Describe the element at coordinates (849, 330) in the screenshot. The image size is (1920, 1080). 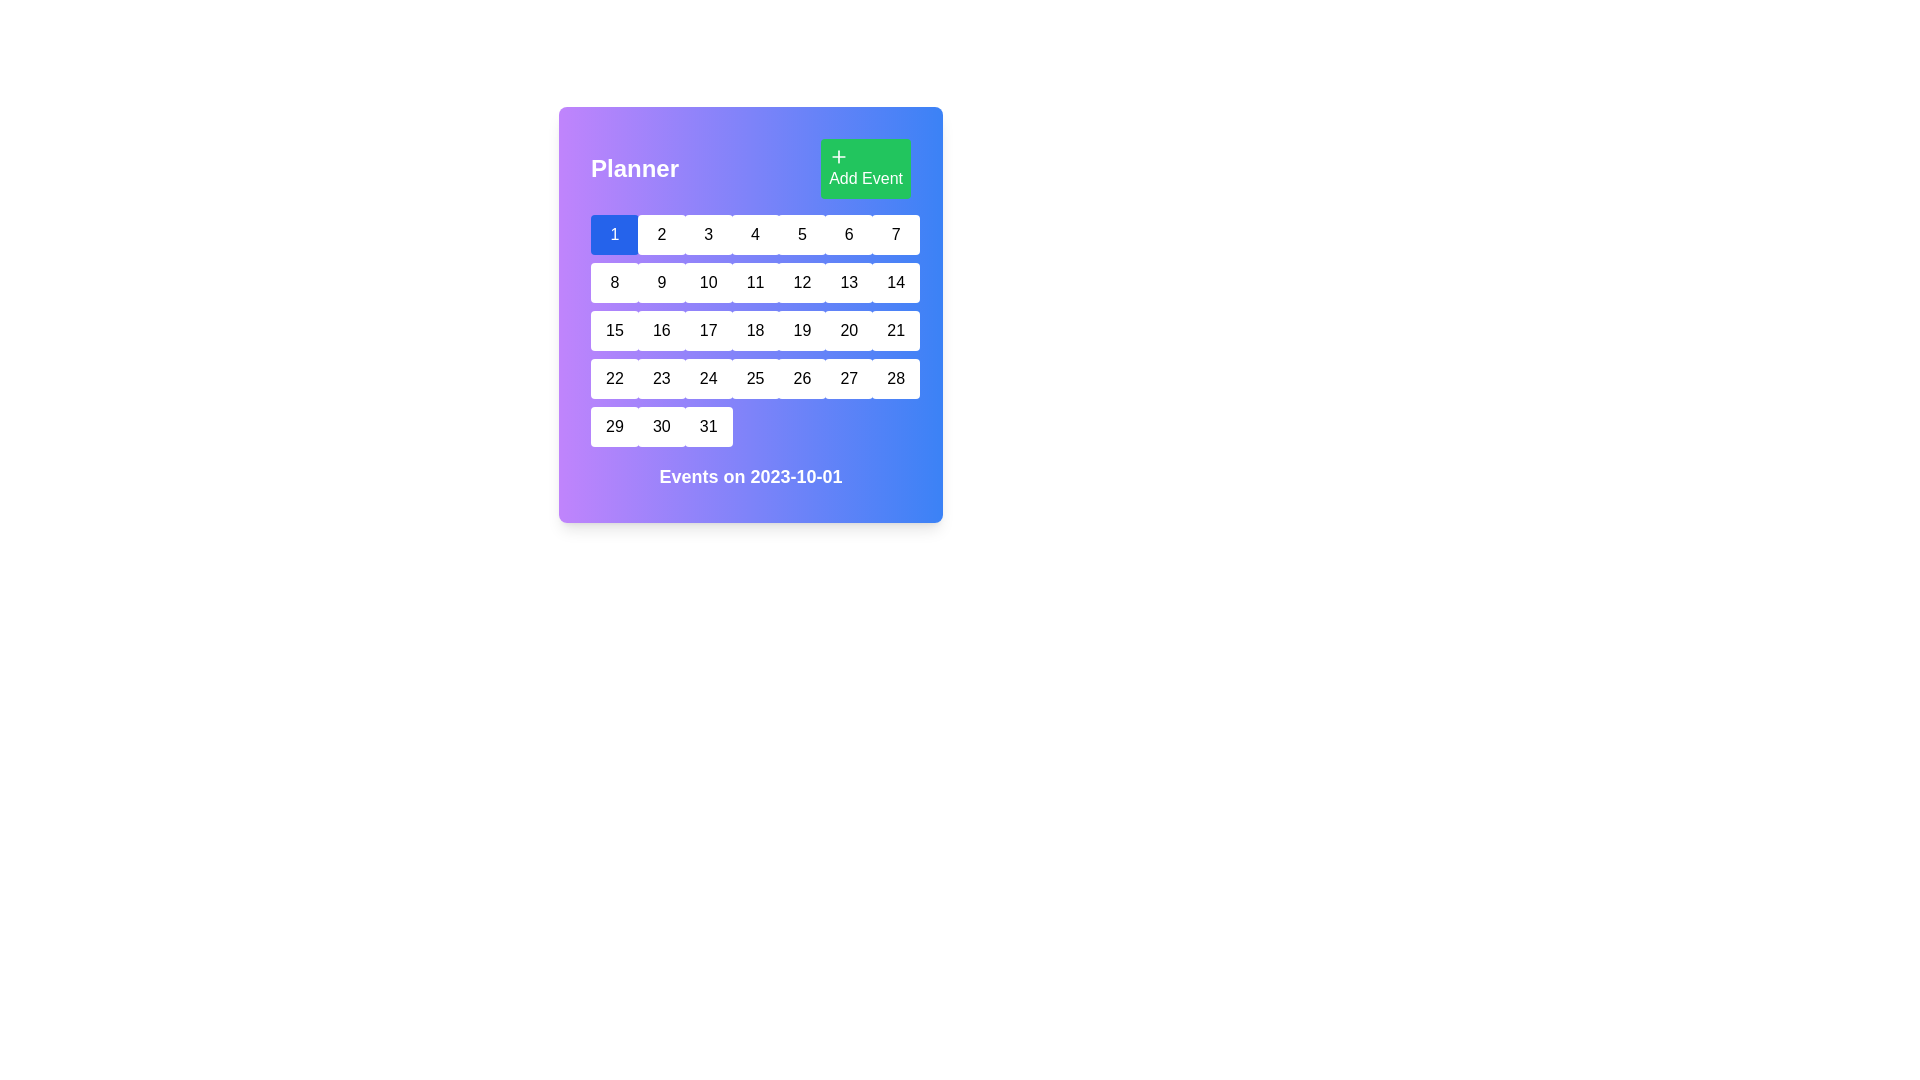
I see `the button in the calendar interface that allows users` at that location.